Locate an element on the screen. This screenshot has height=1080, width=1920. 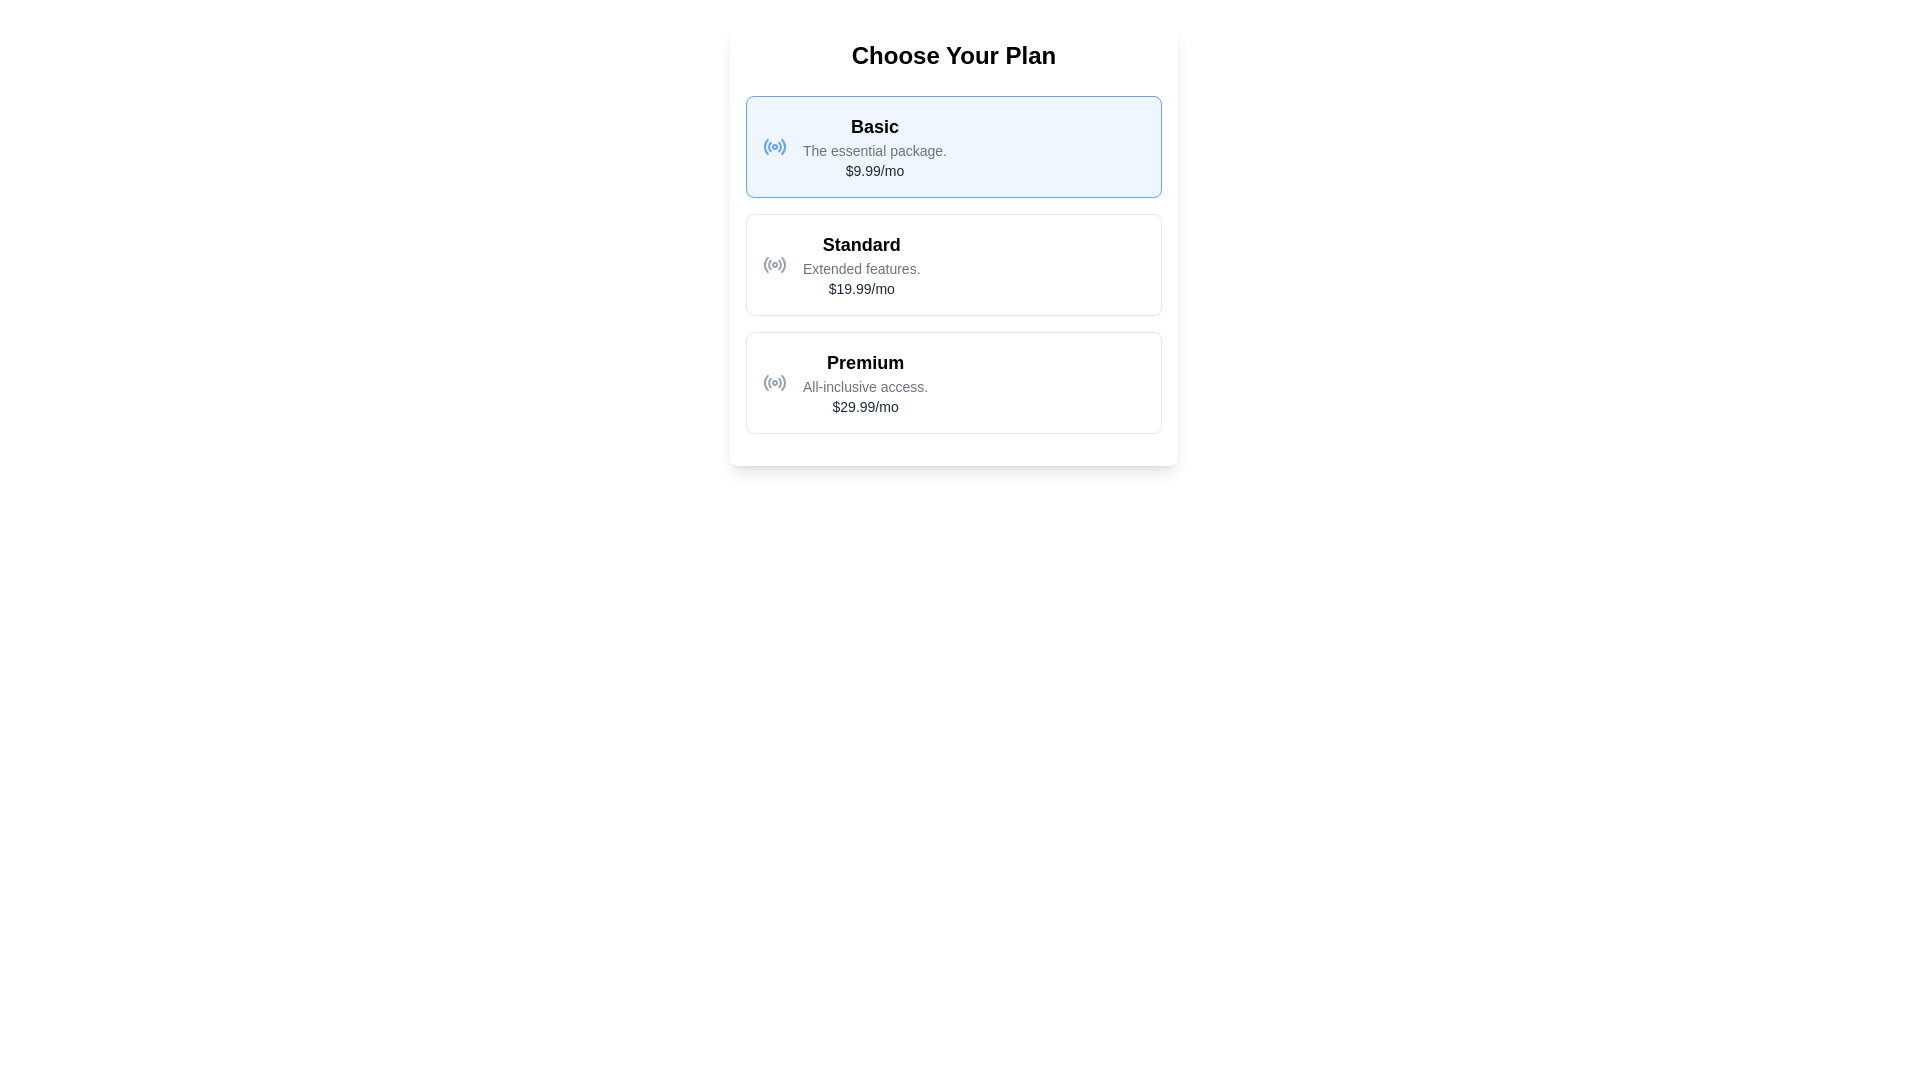
details of the 'Basic' subscription plan by clicking on the top option in the column list of subscription plan cards is located at coordinates (953, 145).